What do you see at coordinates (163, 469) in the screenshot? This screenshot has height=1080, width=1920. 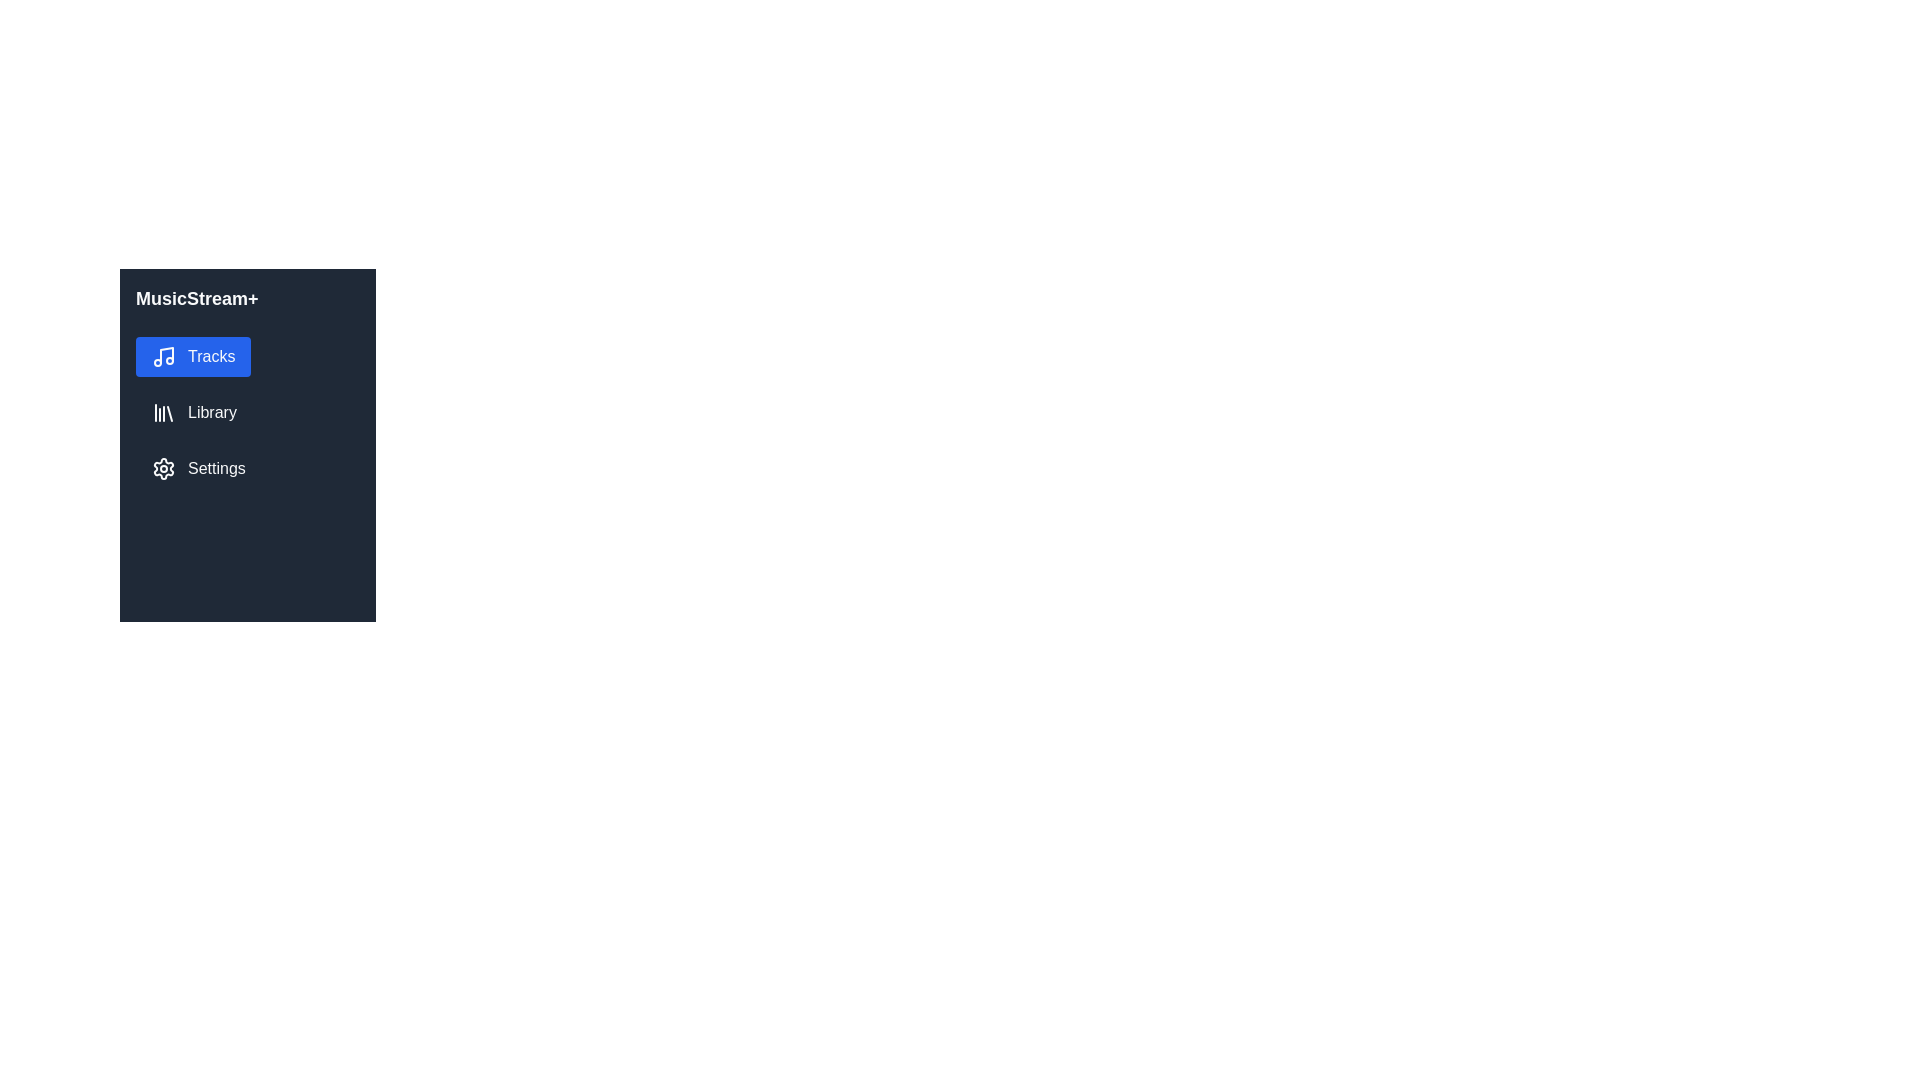 I see `the settings icon located in the vertical navigation sidebar` at bounding box center [163, 469].